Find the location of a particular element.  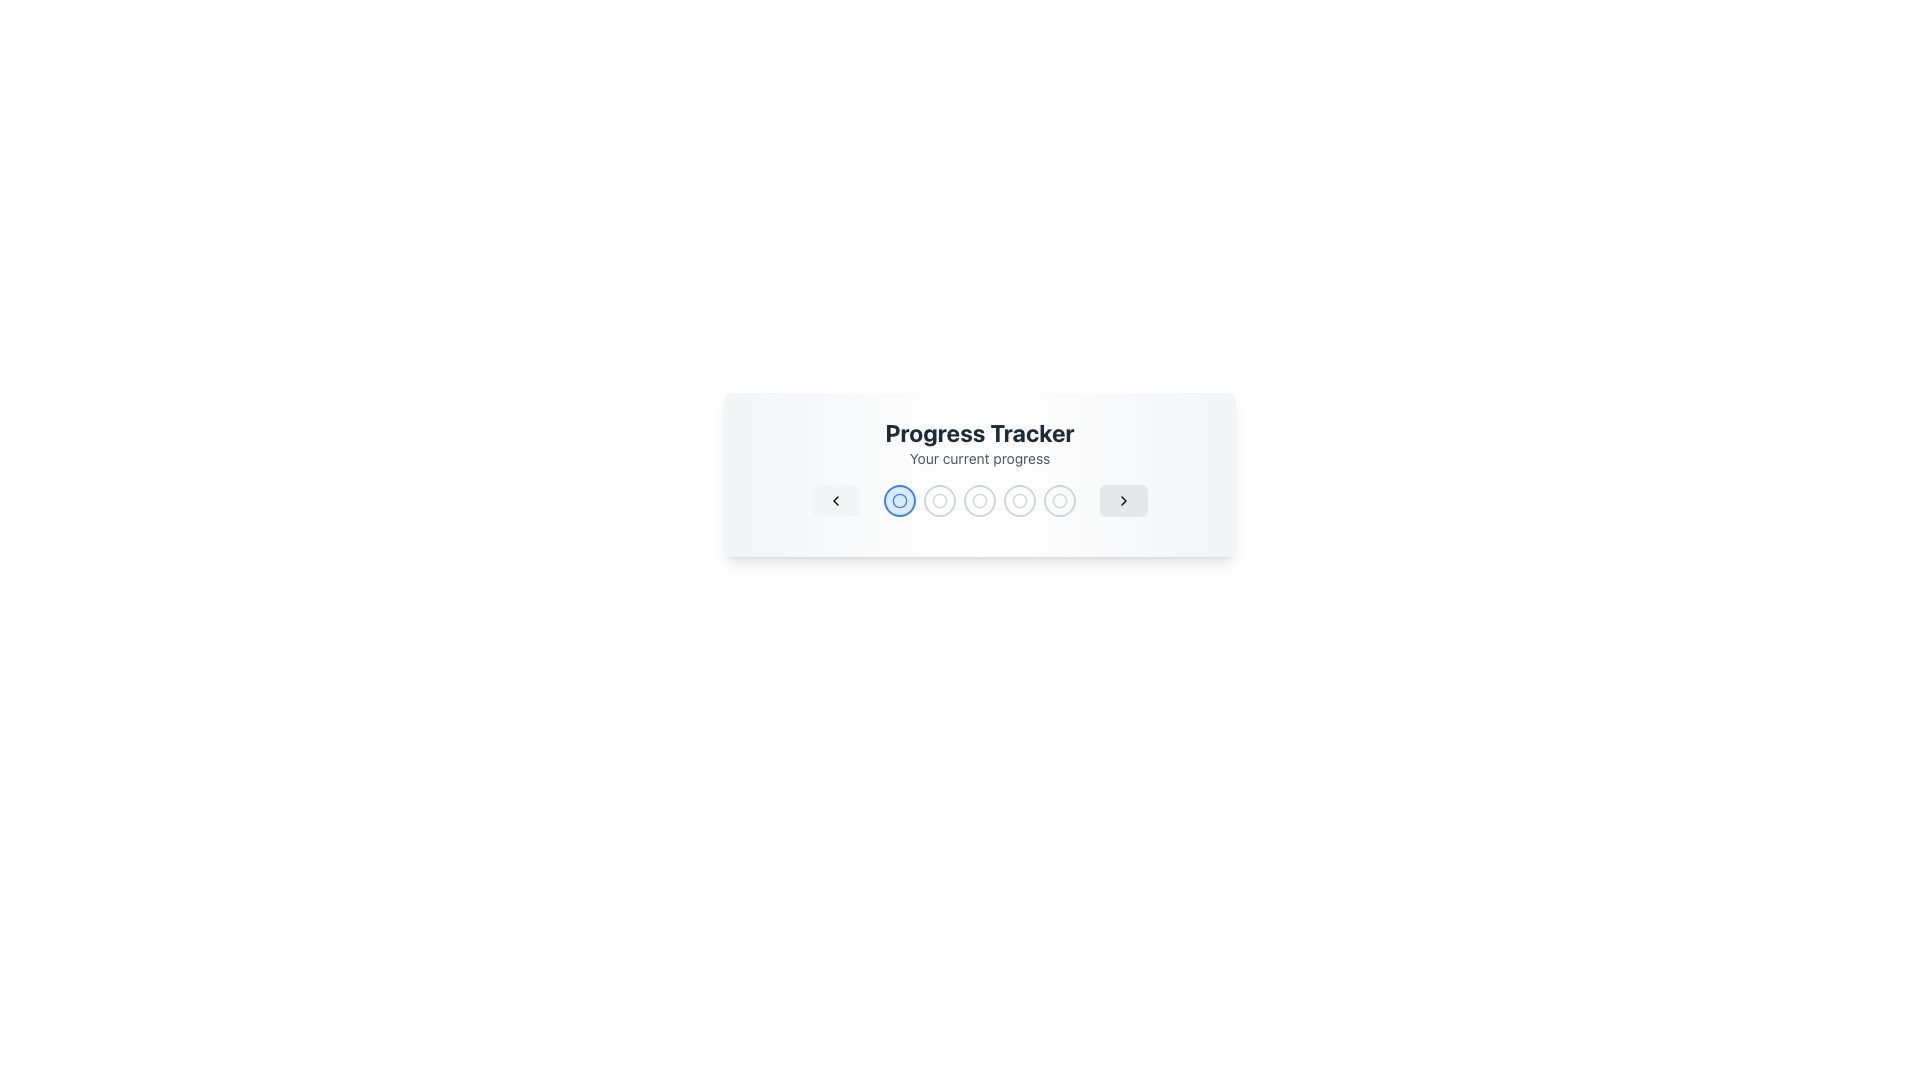

the static text label that serves as a descriptive subtitle for 'Progress Tracker', located immediately below the main title in the central upper area of the interface is located at coordinates (979, 459).